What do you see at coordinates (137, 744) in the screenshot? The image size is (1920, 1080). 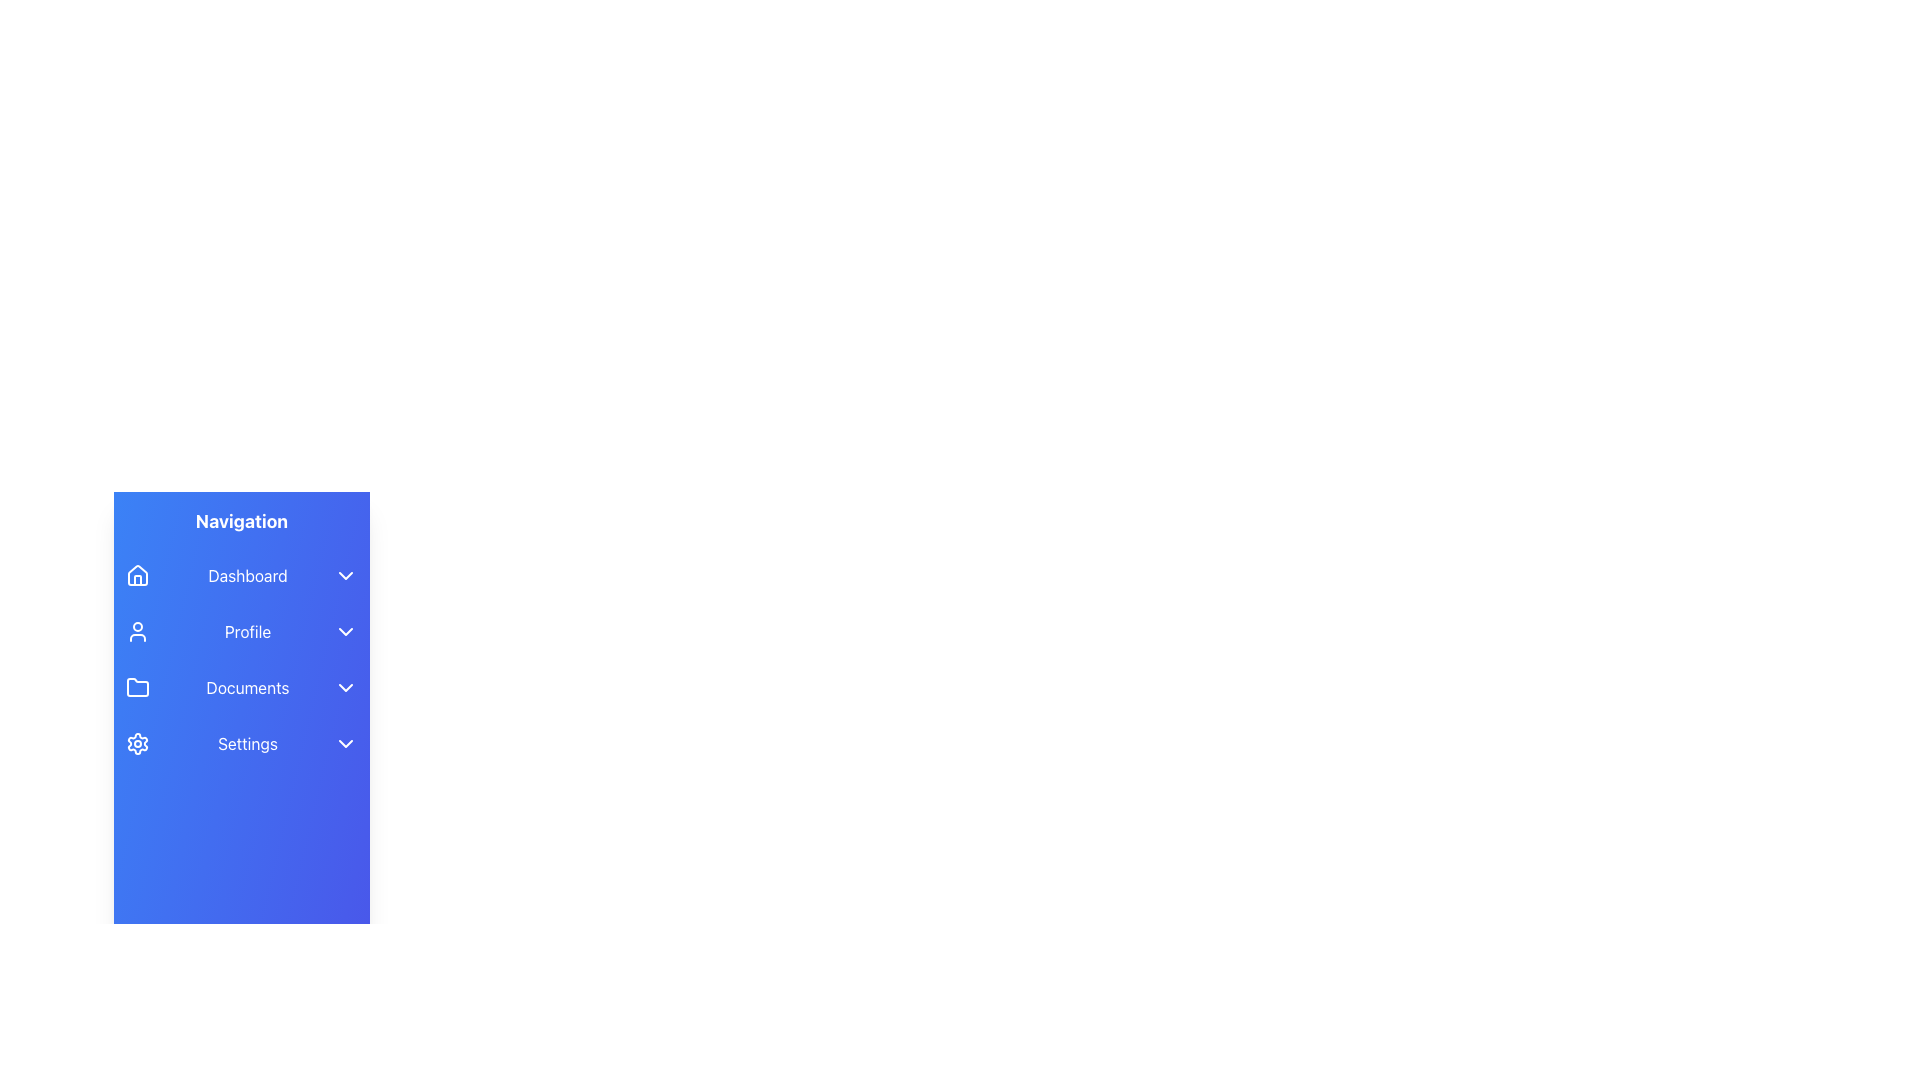 I see `the cogwheel icon located in the vertical navigation menu, which is directly to the left of the 'Settings' text label` at bounding box center [137, 744].